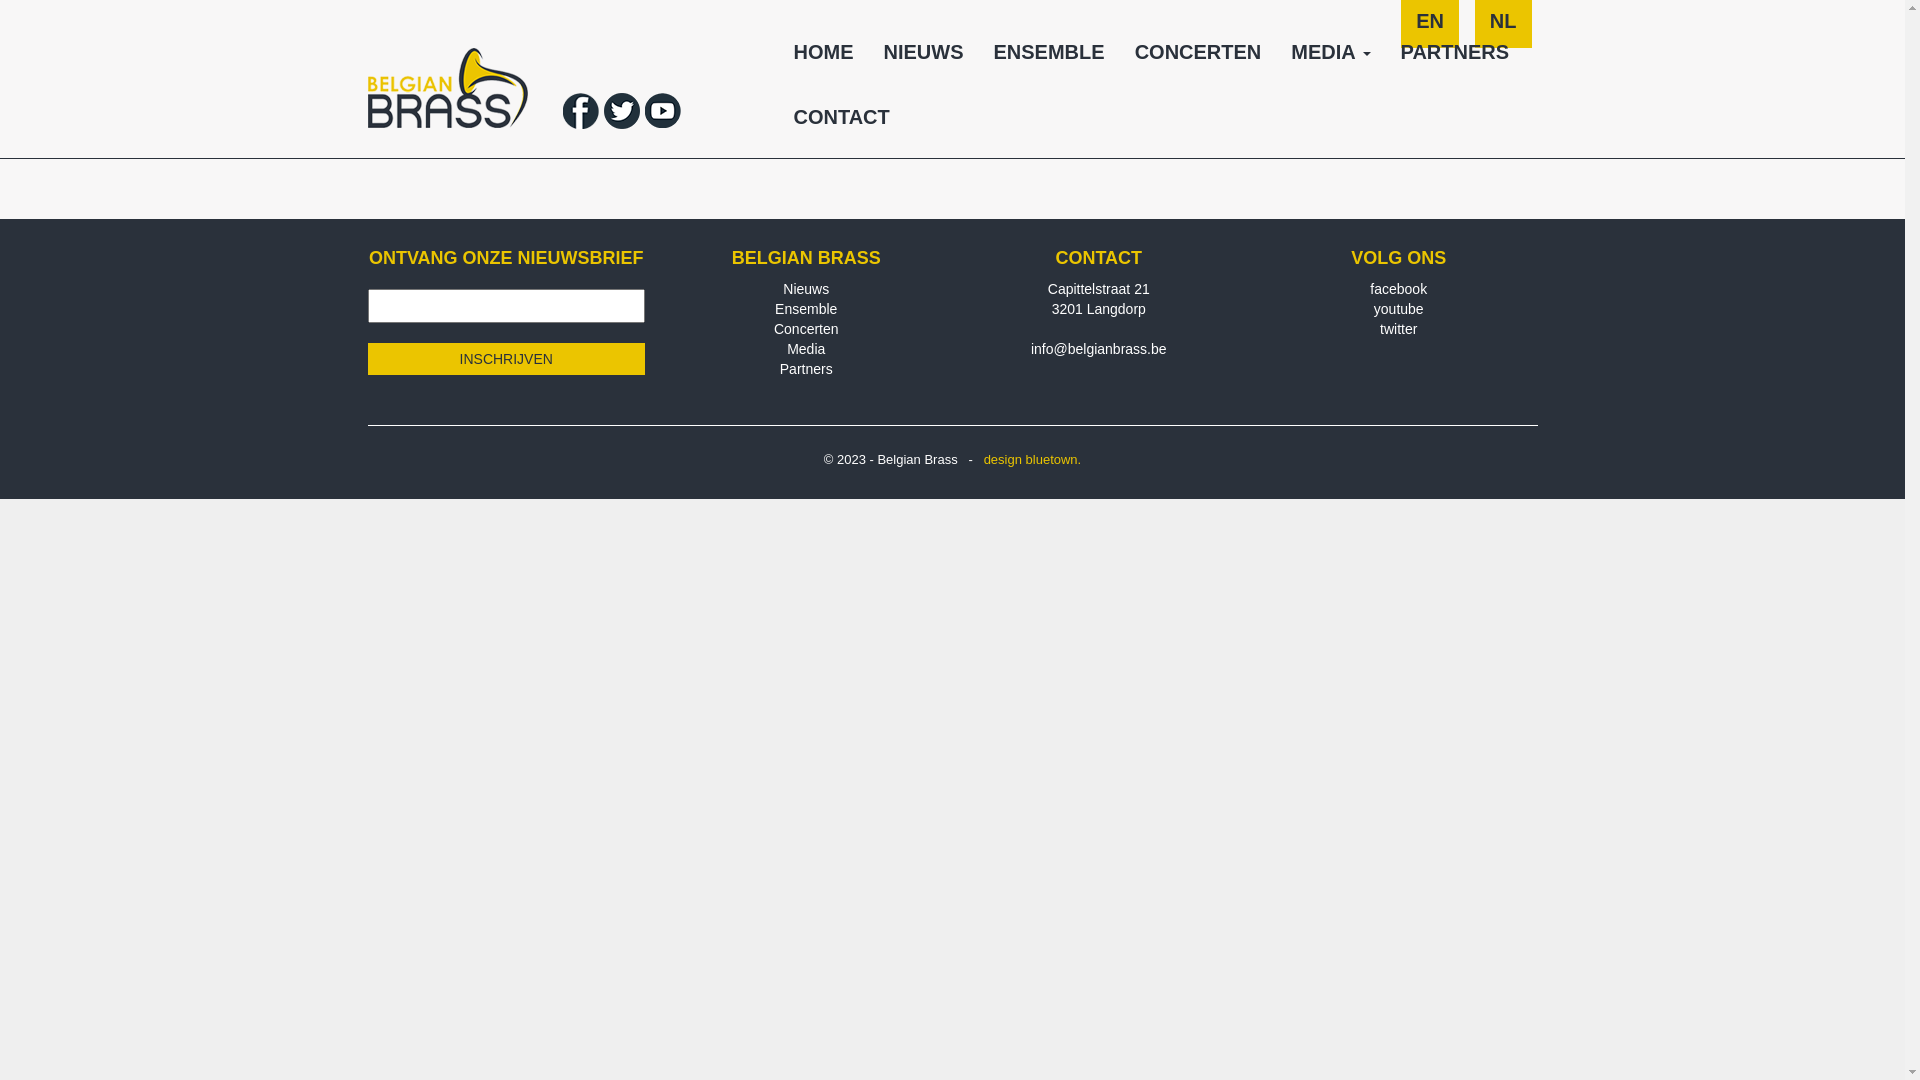 This screenshot has width=1920, height=1080. What do you see at coordinates (781, 289) in the screenshot?
I see `'Nieuws'` at bounding box center [781, 289].